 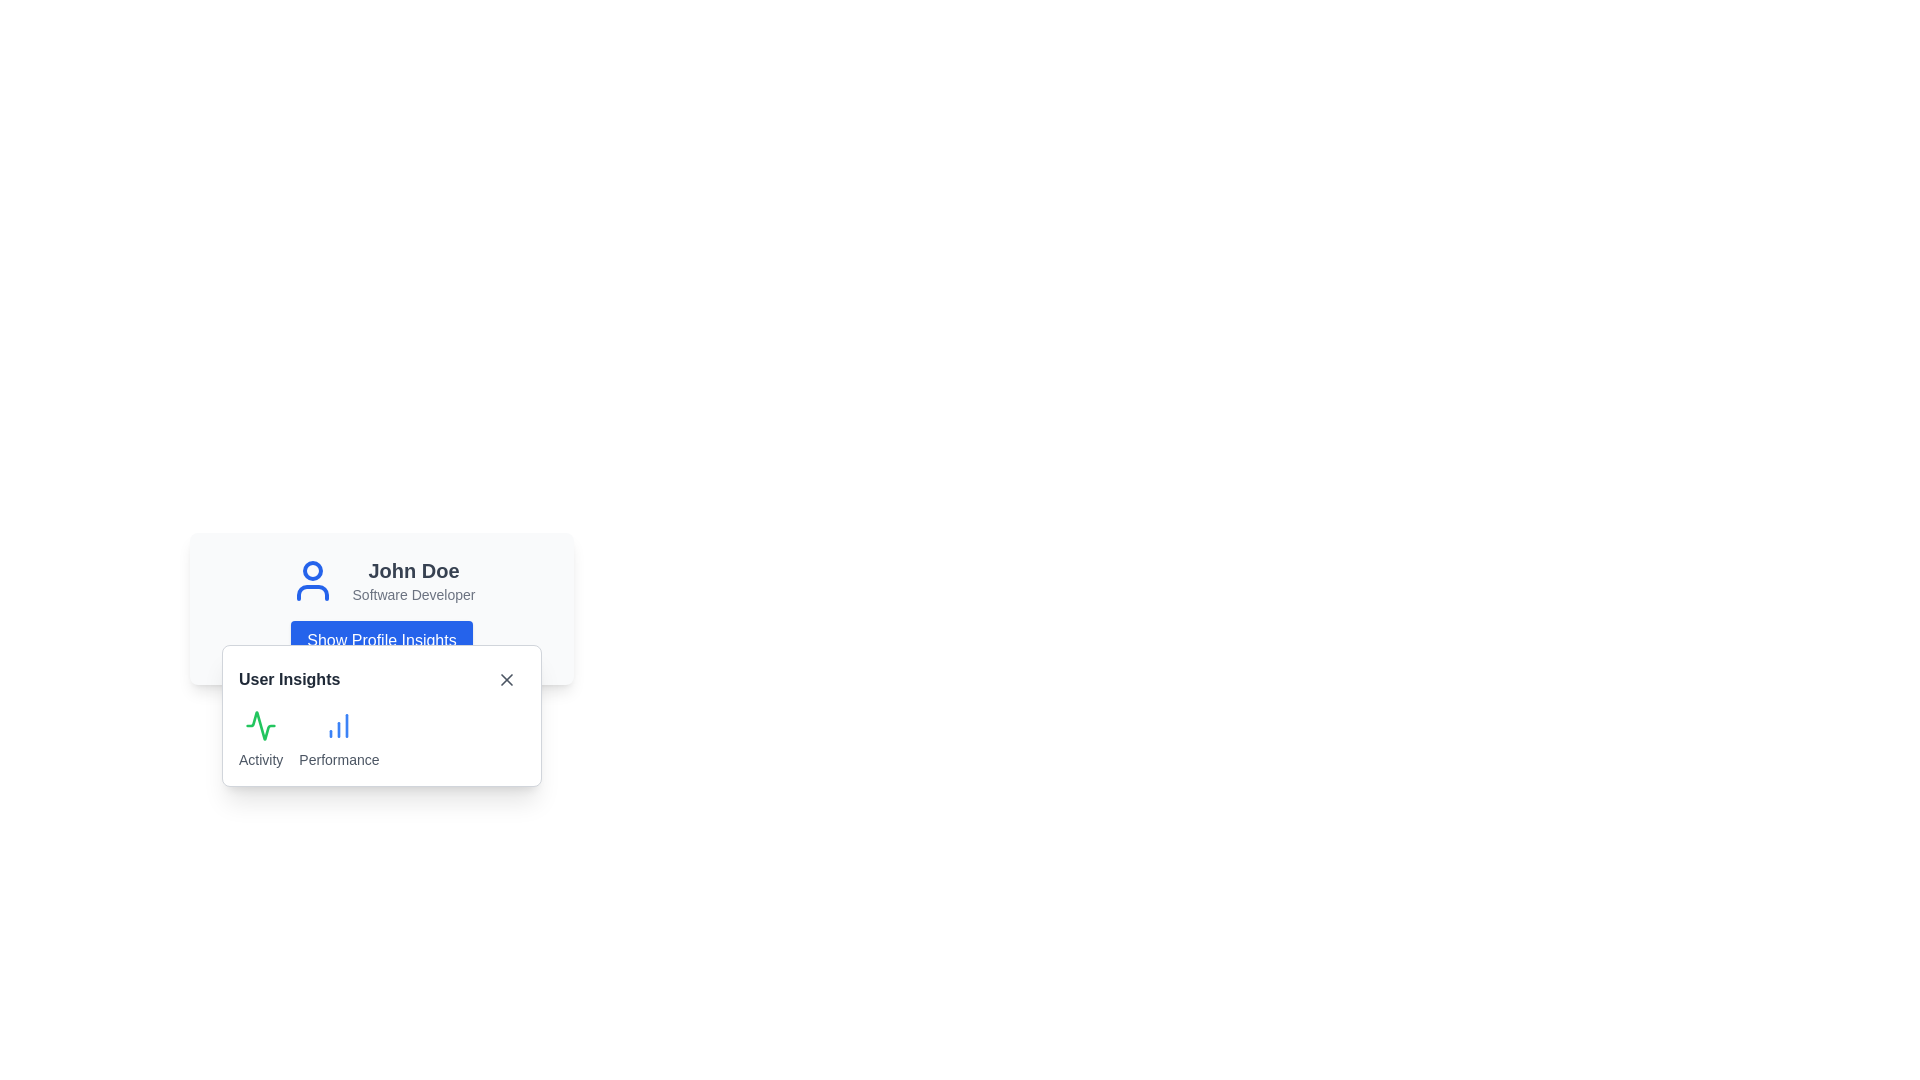 I want to click on the 'Activity' label located in the 'User Insights' section, positioned below the green 'Activity' icon, to gather information, so click(x=260, y=759).